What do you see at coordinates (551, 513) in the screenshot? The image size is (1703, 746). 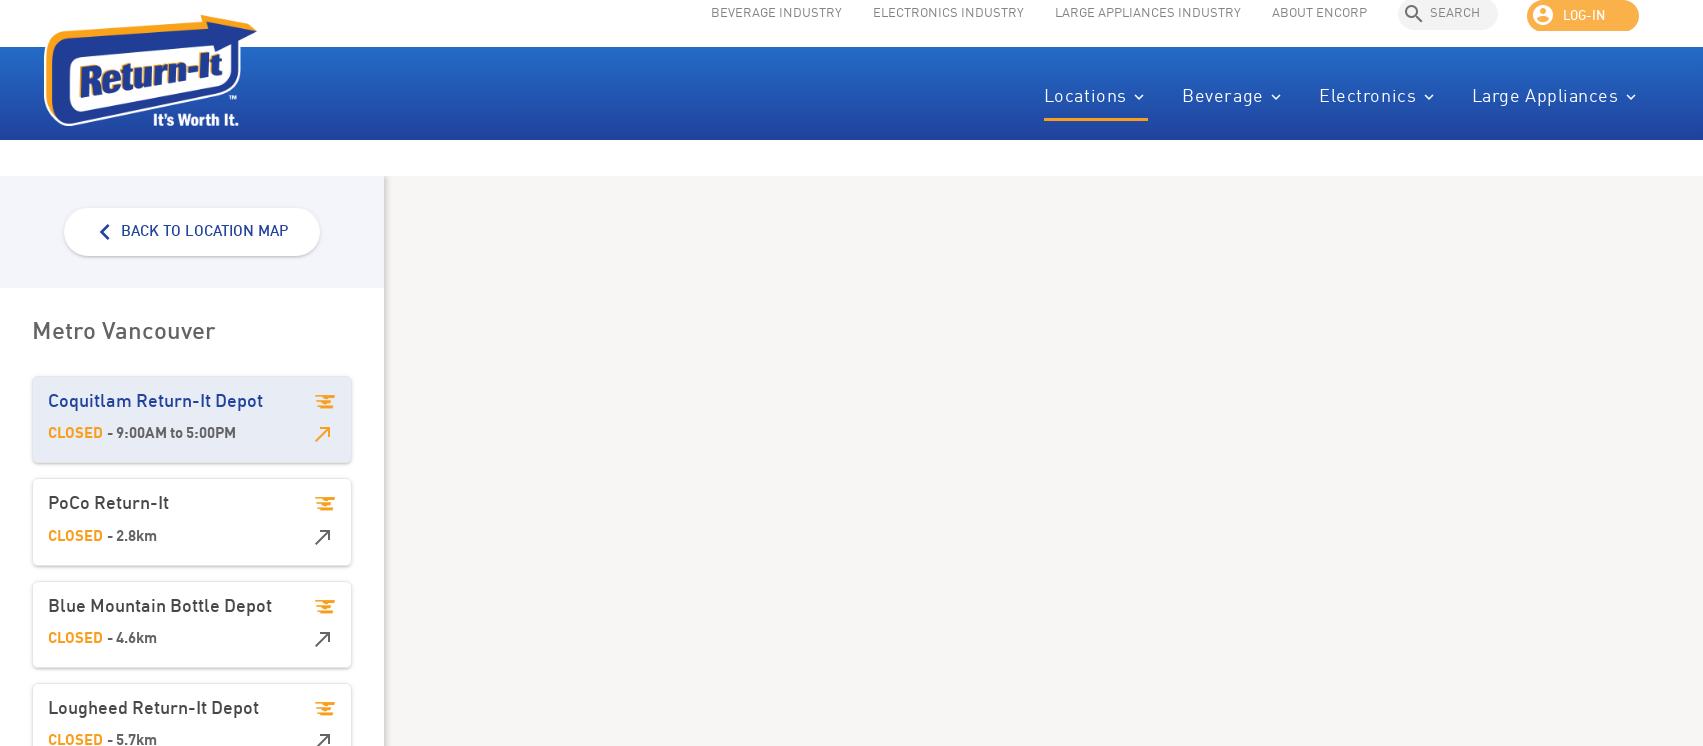 I see `'Saturday'` at bounding box center [551, 513].